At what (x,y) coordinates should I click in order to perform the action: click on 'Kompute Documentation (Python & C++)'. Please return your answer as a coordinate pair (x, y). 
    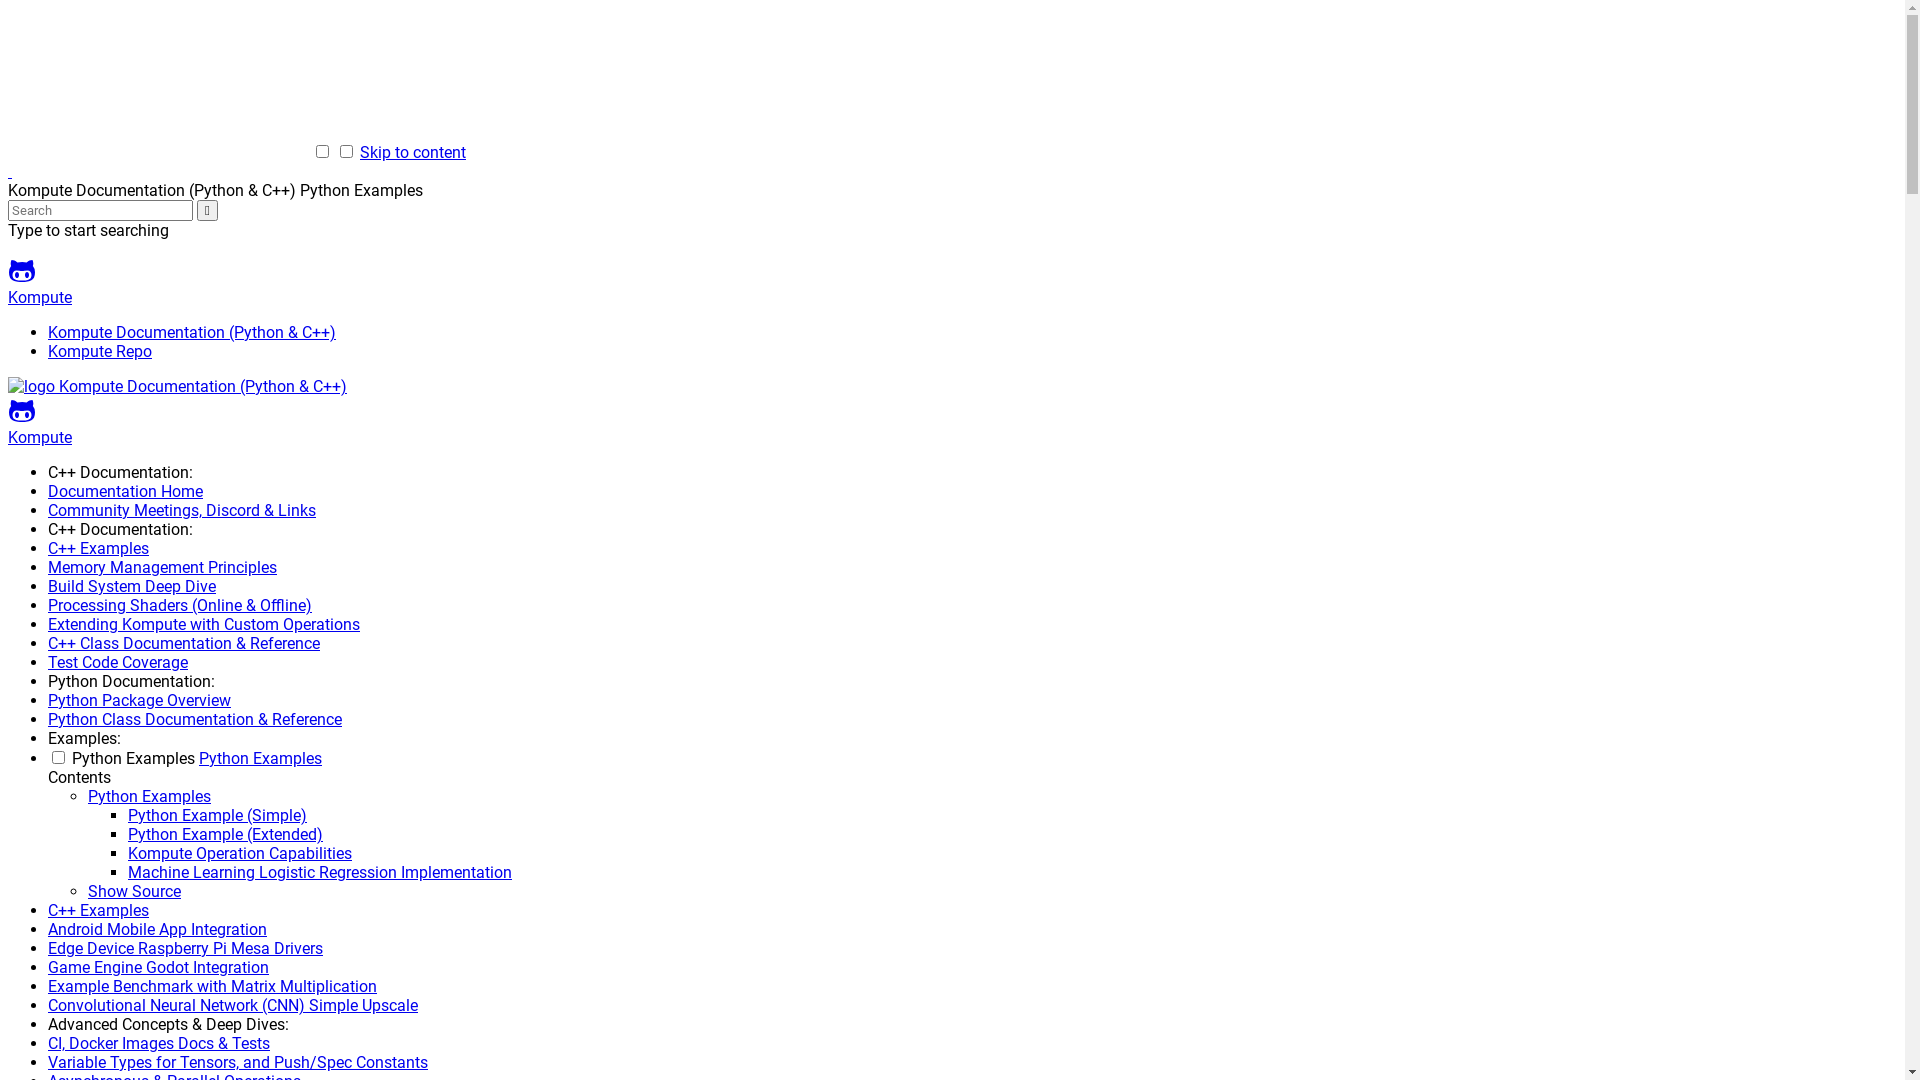
    Looking at the image, I should click on (202, 386).